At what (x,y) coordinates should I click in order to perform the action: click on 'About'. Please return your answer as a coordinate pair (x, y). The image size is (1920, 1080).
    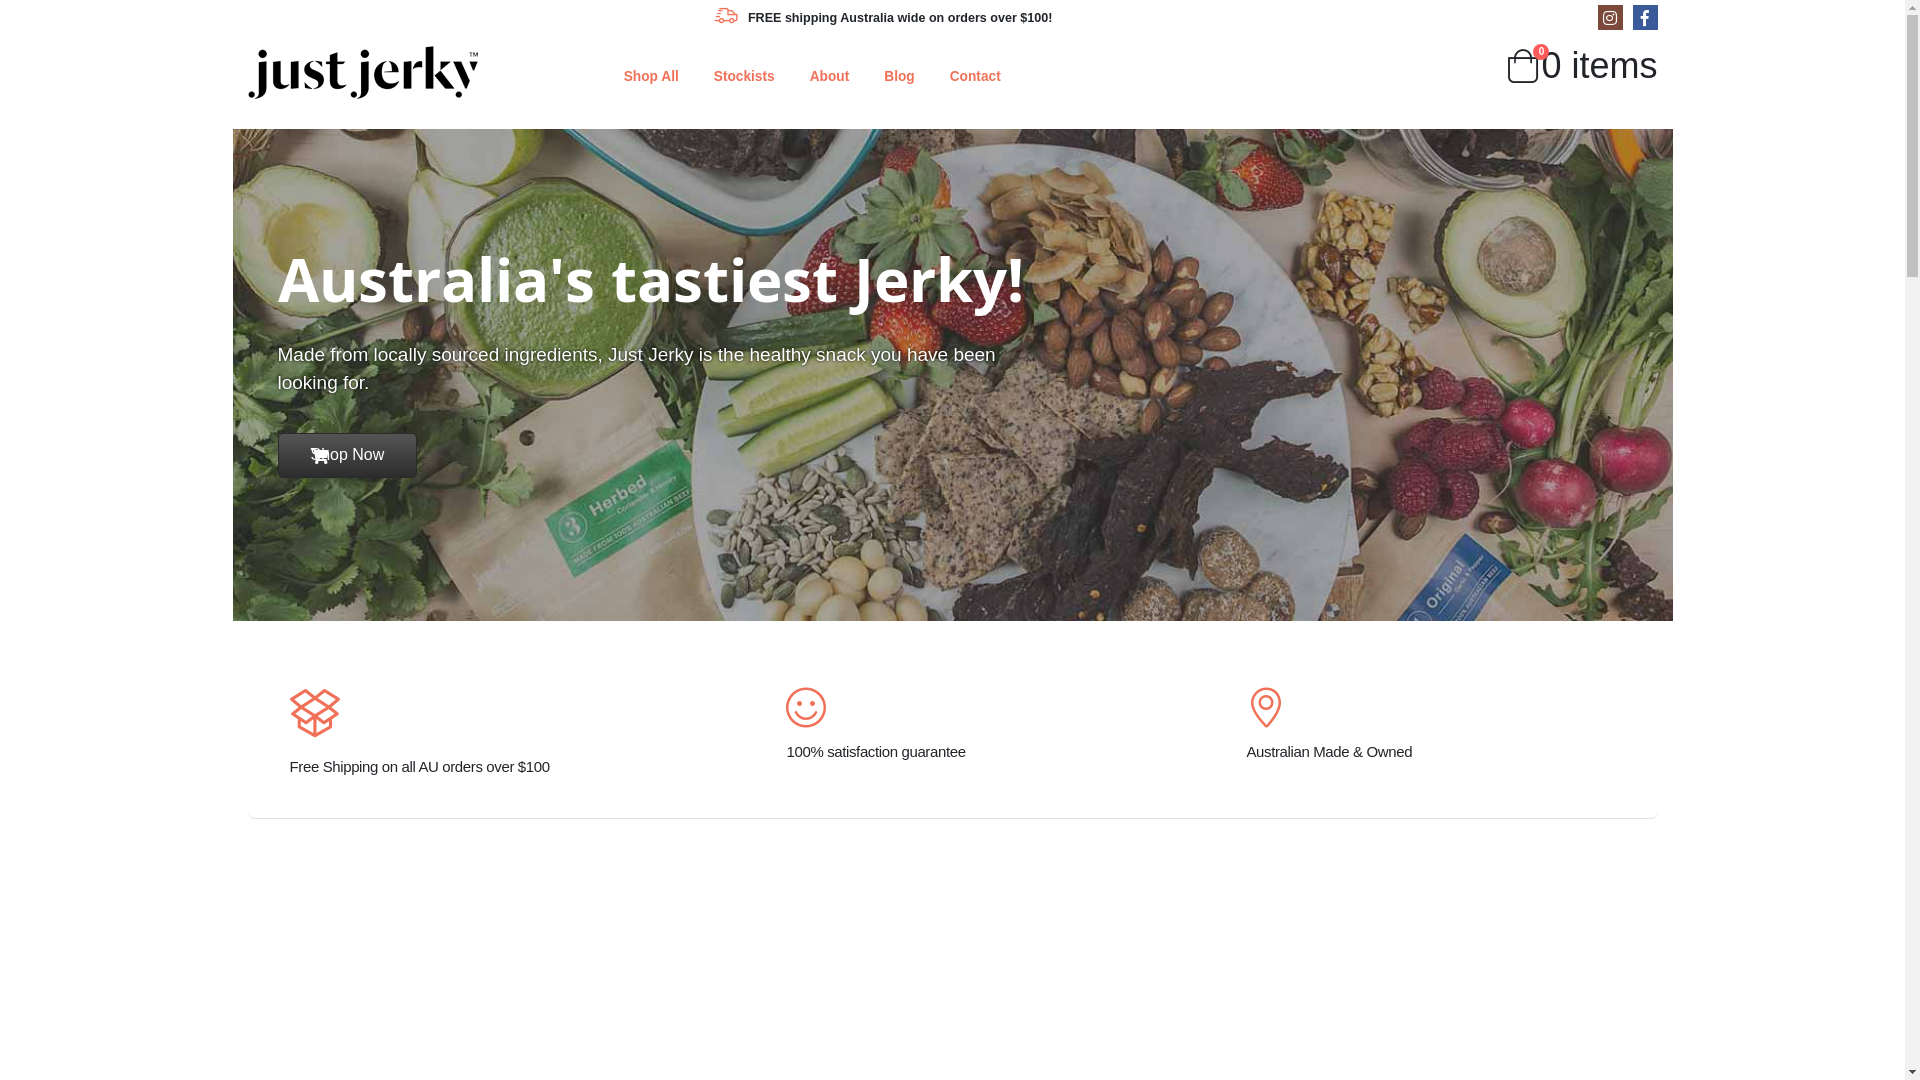
    Looking at the image, I should click on (830, 75).